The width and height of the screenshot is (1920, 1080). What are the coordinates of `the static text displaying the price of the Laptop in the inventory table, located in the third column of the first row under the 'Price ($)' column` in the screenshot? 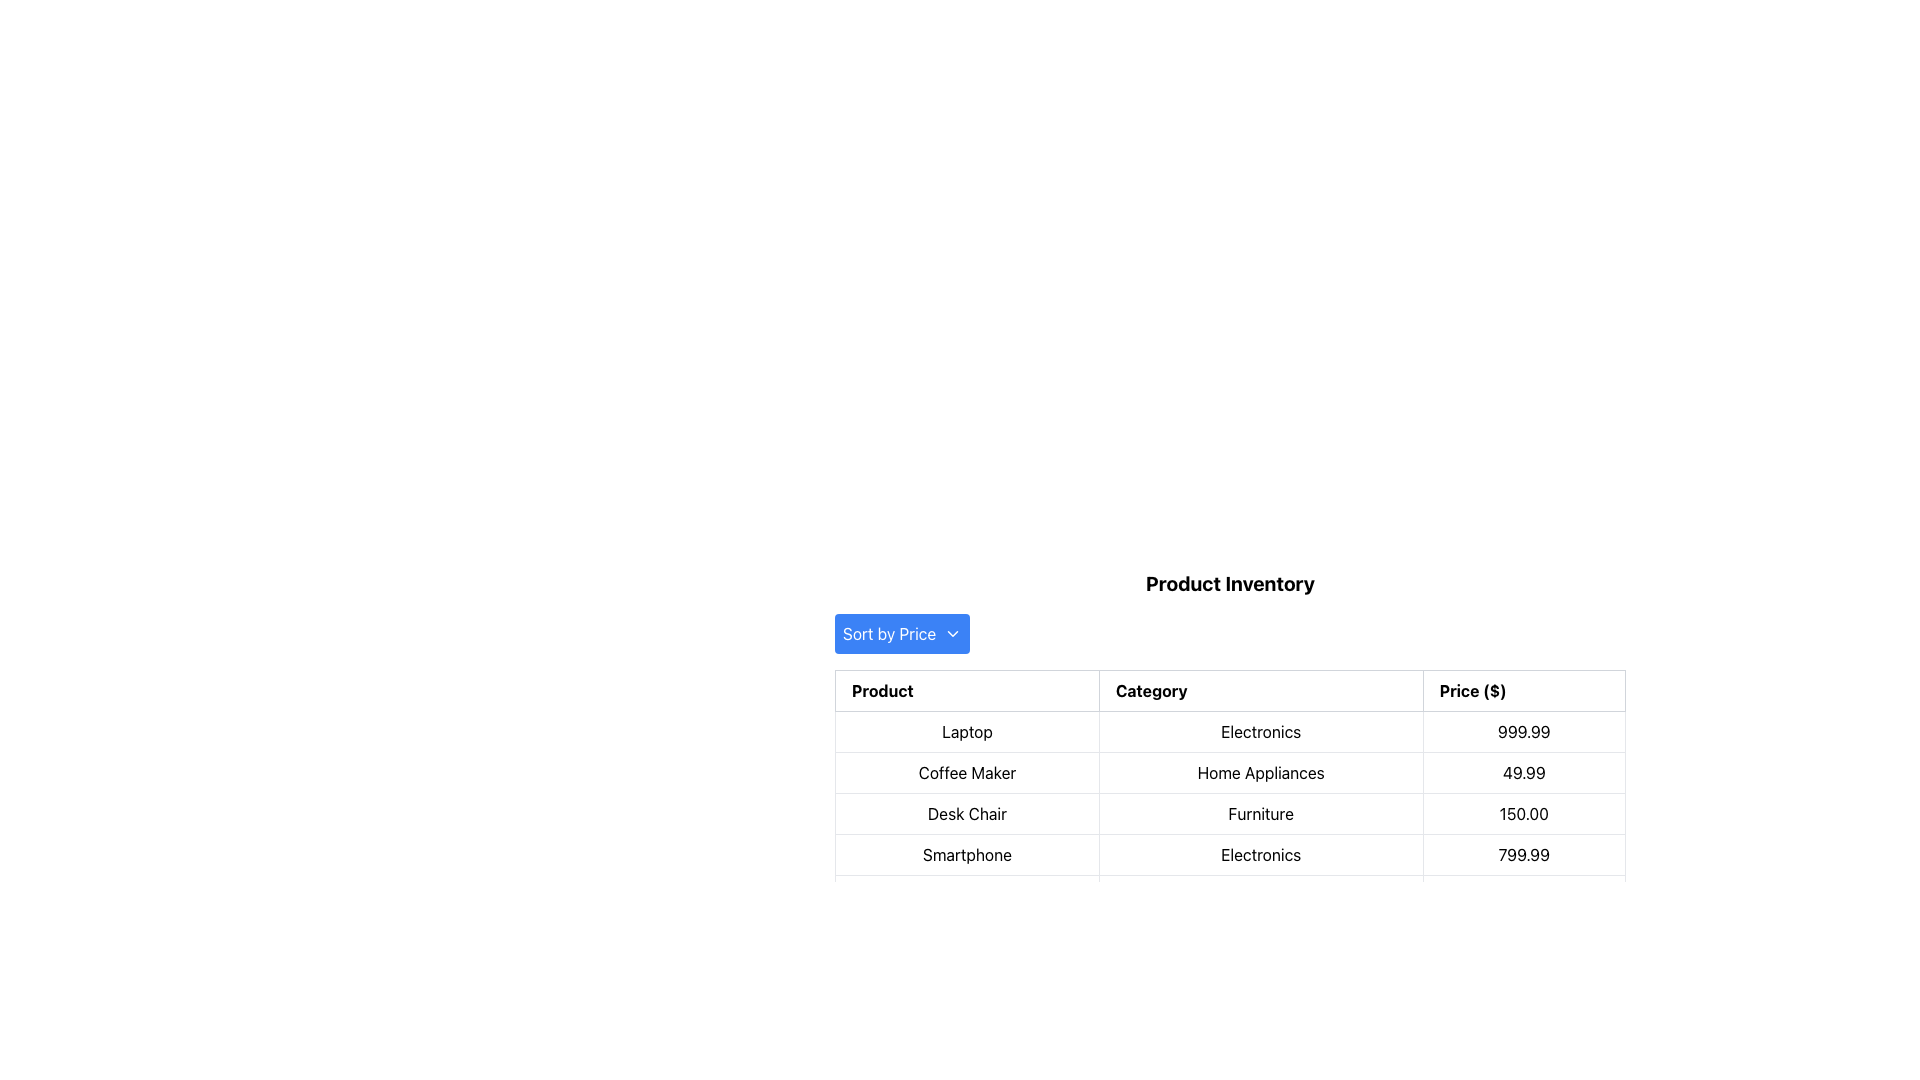 It's located at (1523, 732).